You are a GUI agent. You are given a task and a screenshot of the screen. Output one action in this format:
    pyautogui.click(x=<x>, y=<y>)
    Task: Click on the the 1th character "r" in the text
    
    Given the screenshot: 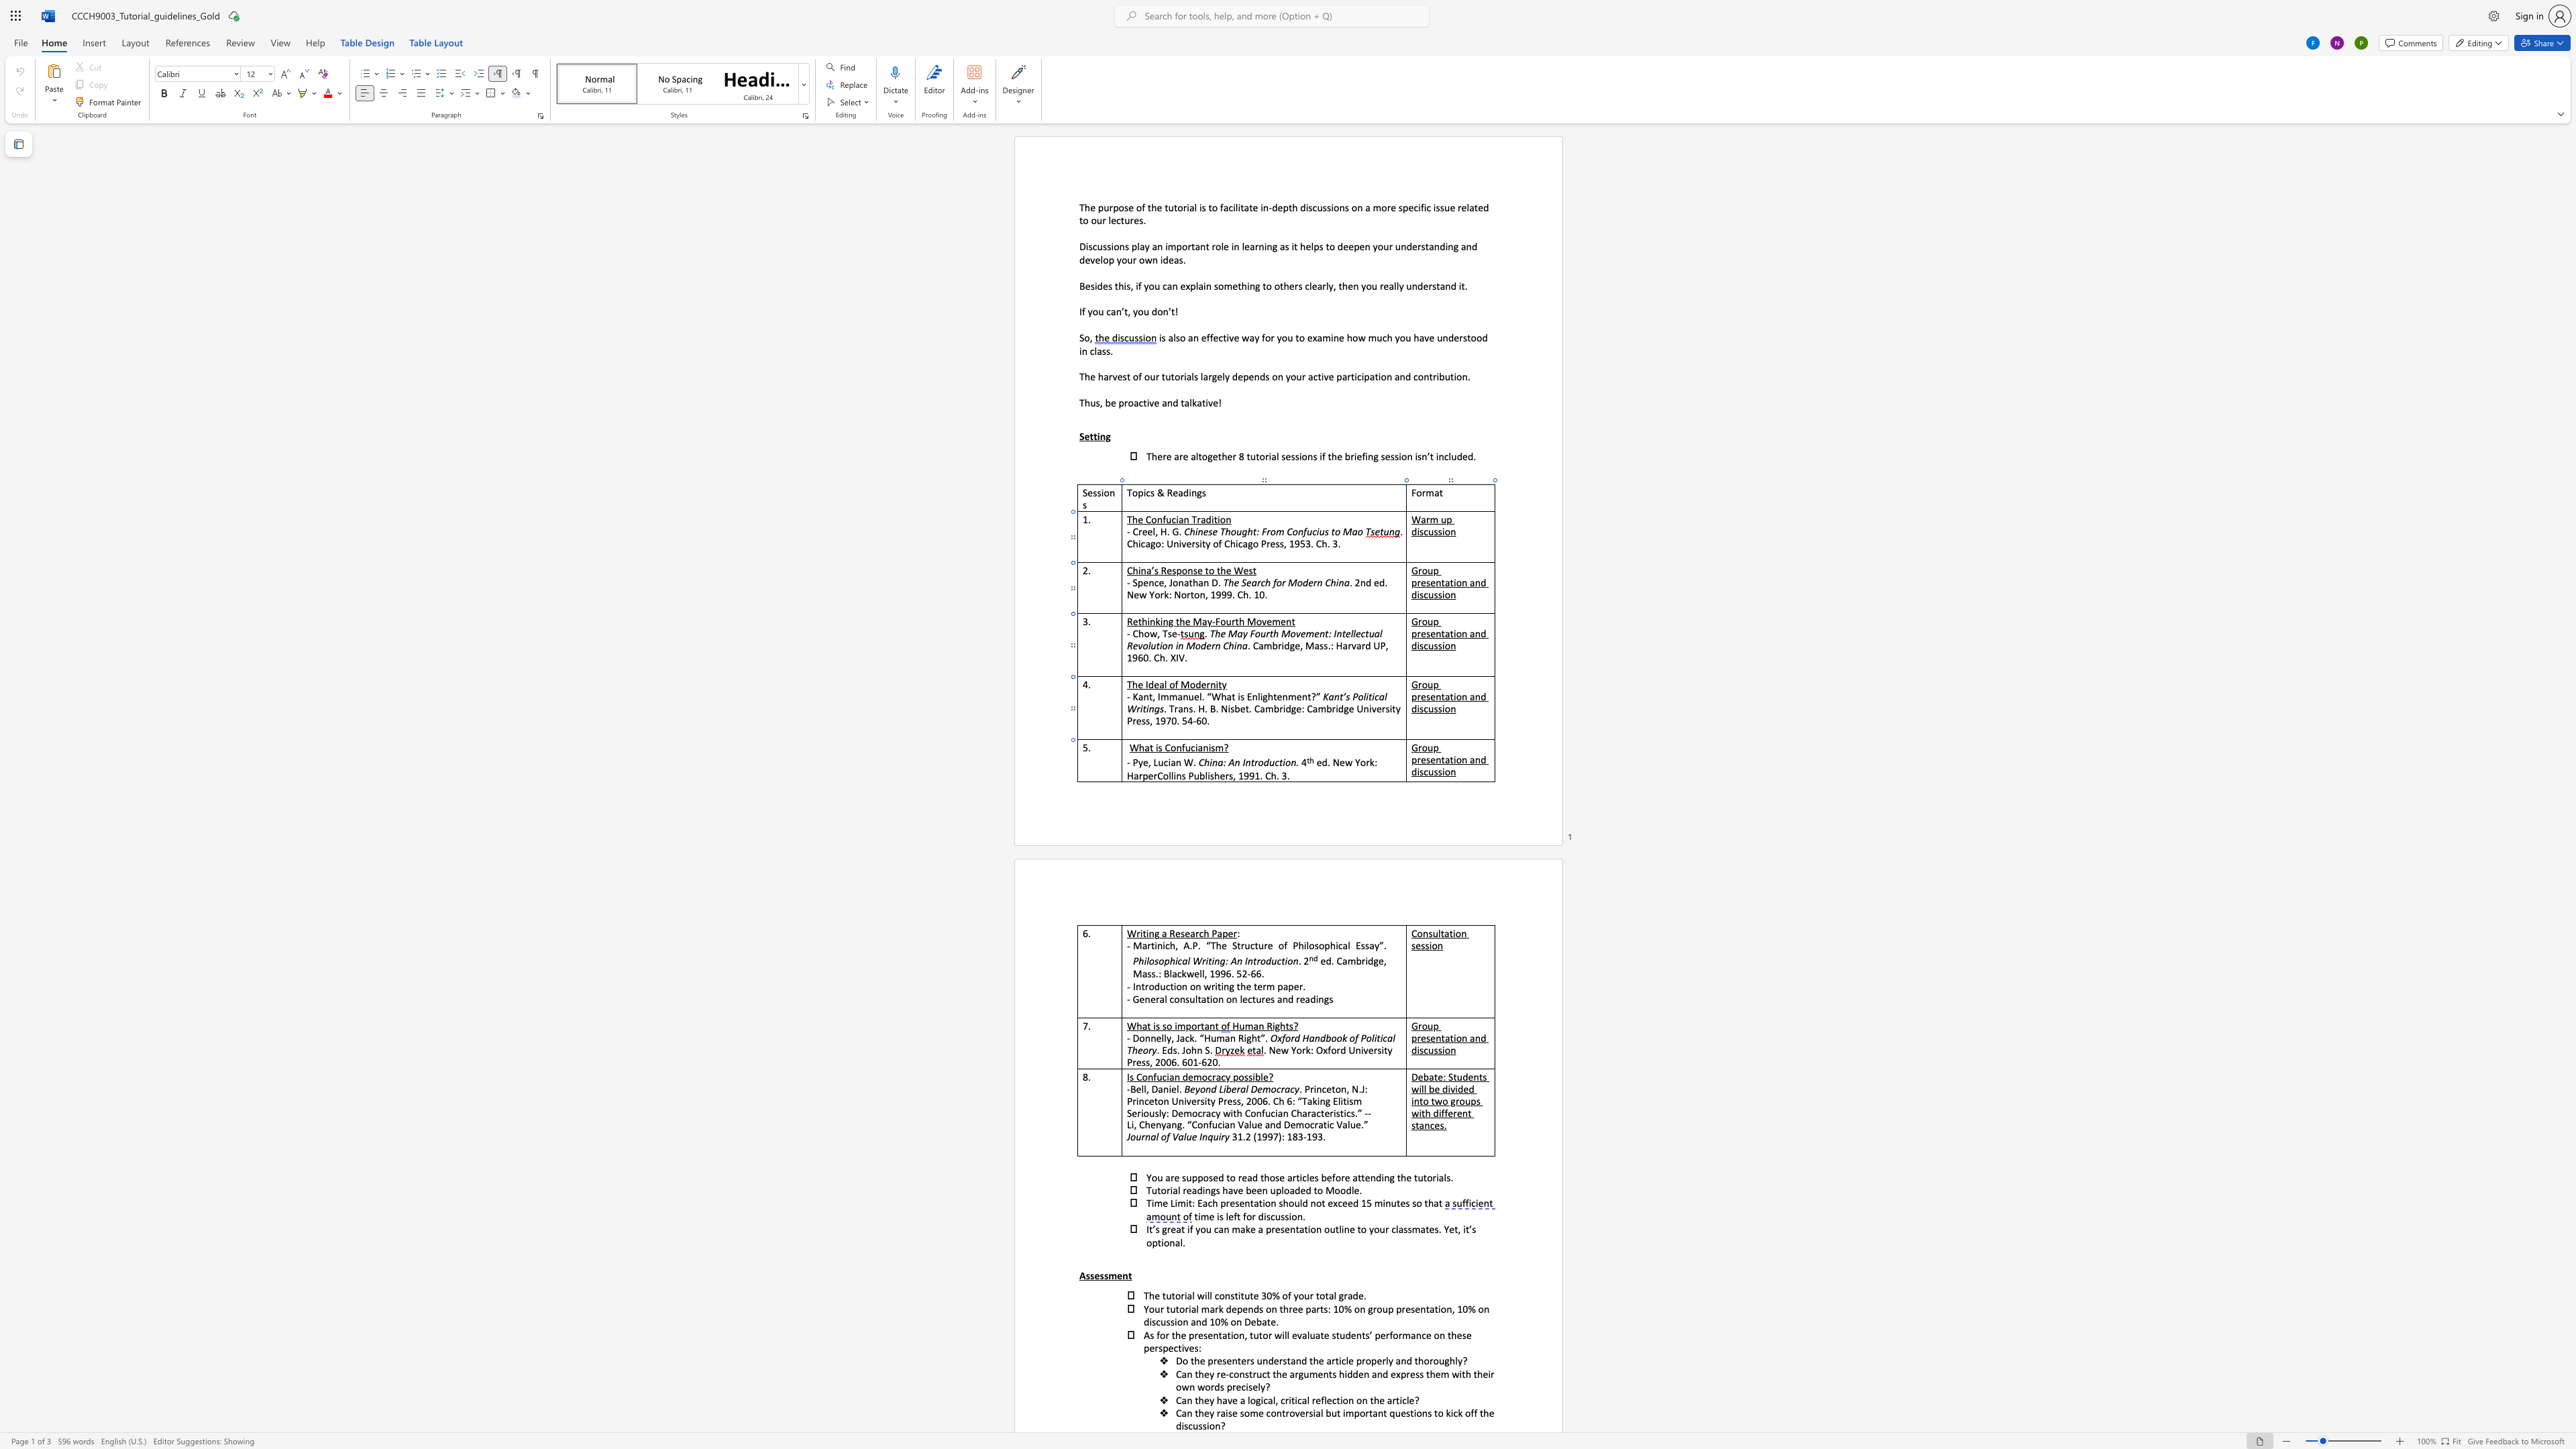 What is the action you would take?
    pyautogui.click(x=1419, y=684)
    